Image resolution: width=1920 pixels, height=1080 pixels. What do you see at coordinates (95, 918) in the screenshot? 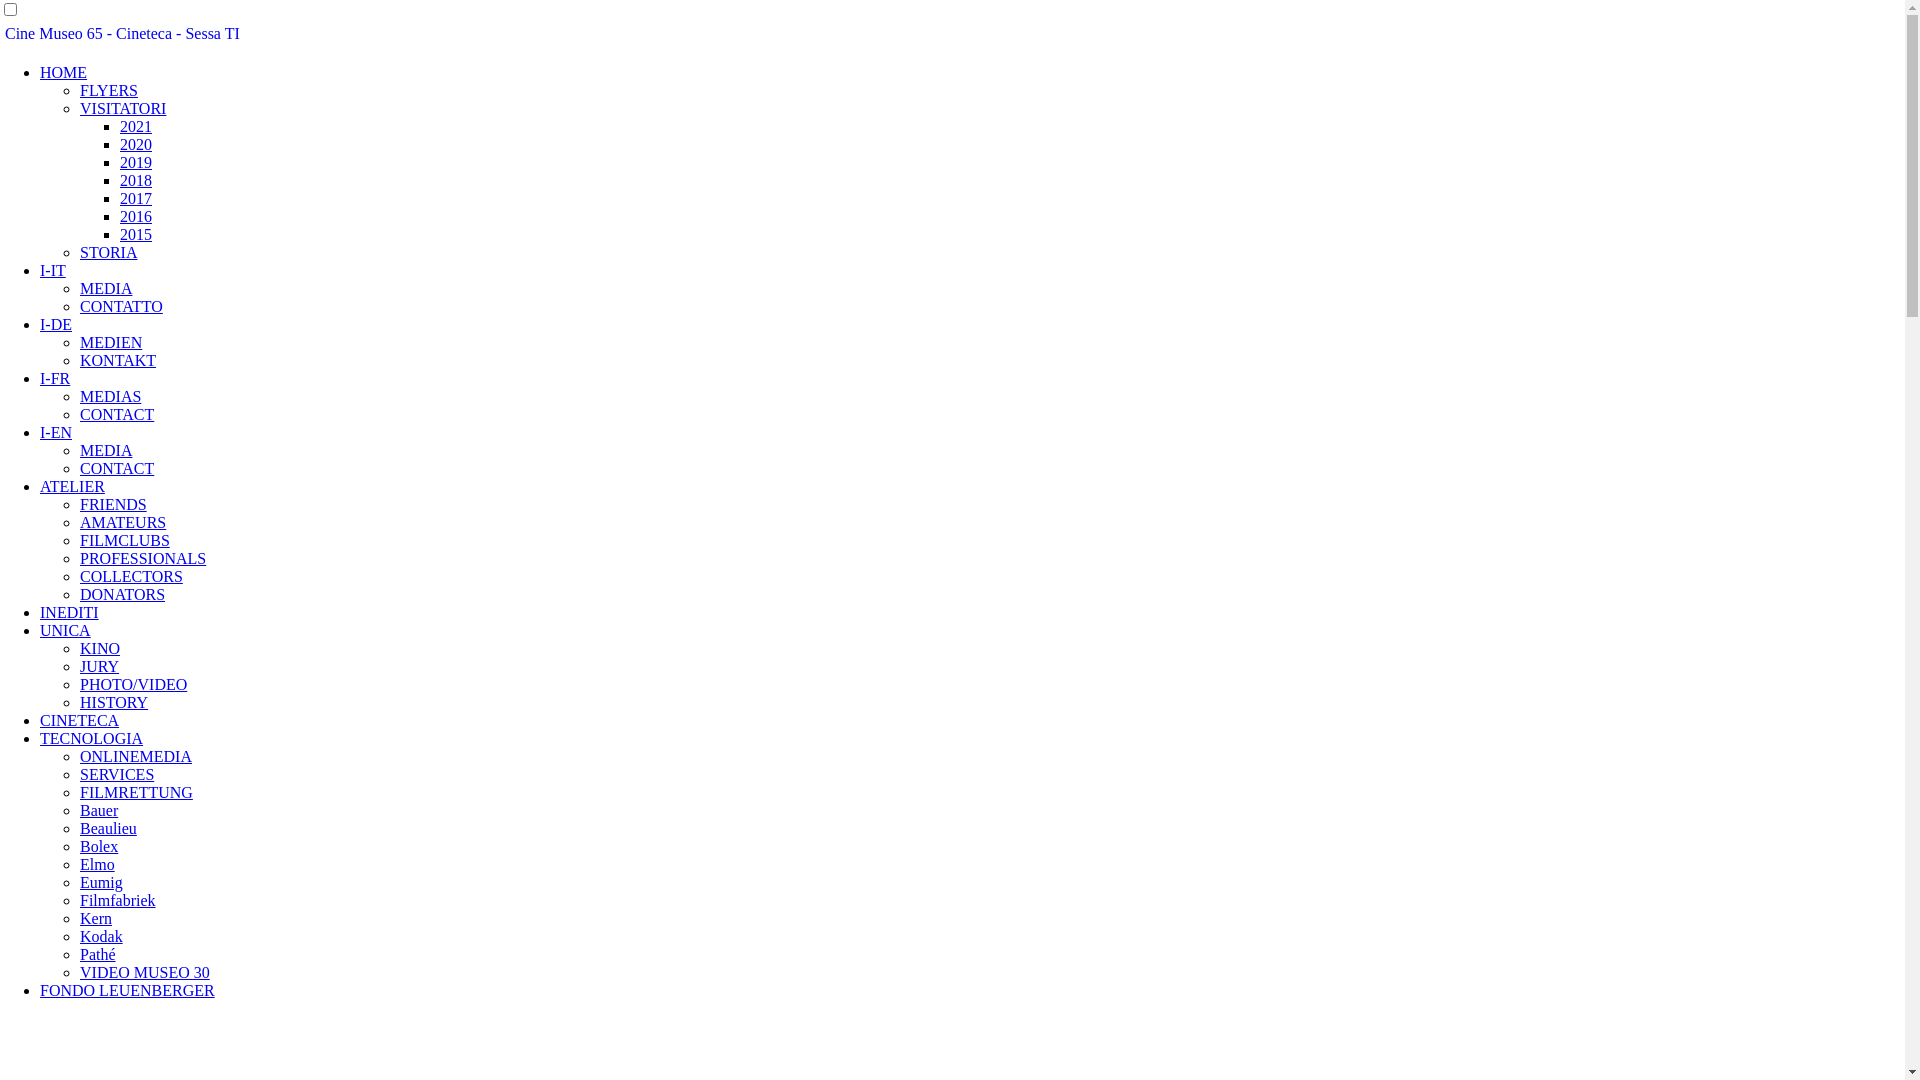
I see `'Kern'` at bounding box center [95, 918].